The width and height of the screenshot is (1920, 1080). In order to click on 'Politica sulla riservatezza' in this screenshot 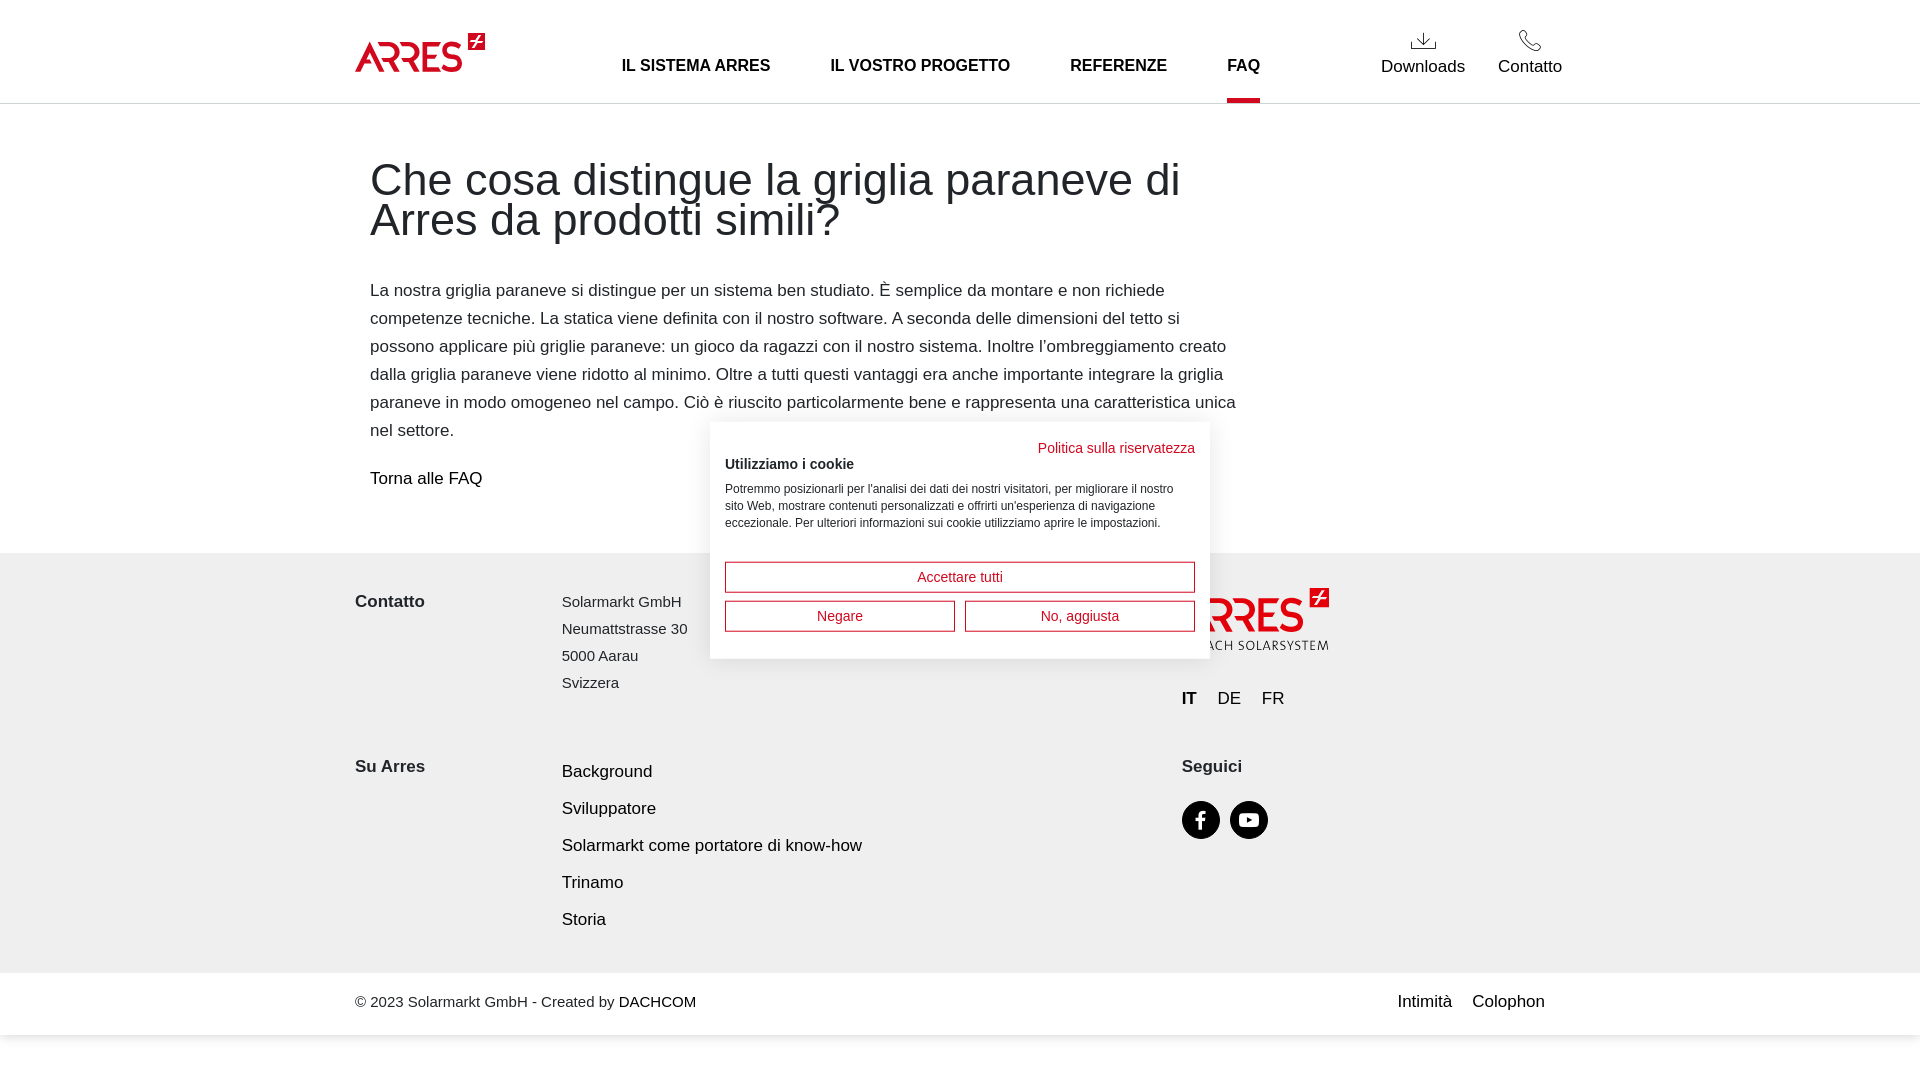, I will do `click(1115, 446)`.